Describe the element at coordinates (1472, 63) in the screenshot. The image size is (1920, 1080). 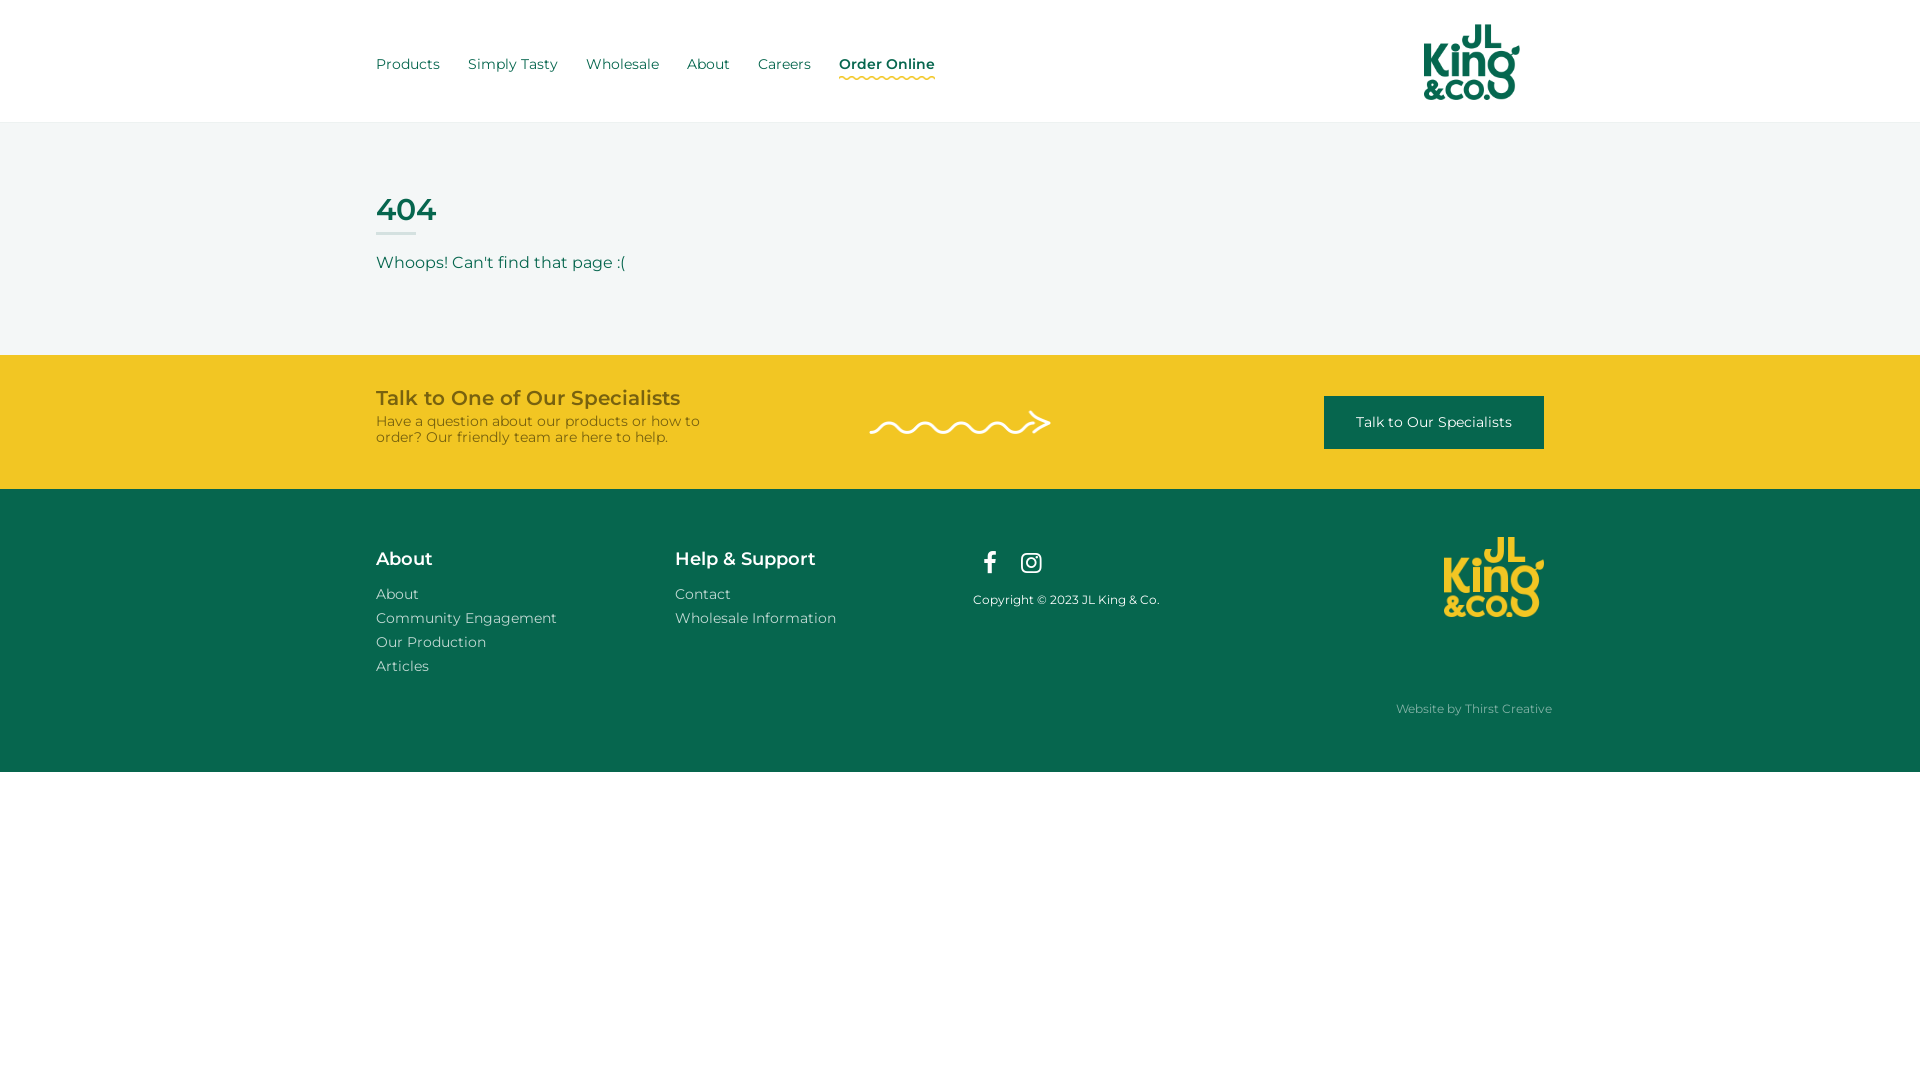
I see `'JL King - Home'` at that location.